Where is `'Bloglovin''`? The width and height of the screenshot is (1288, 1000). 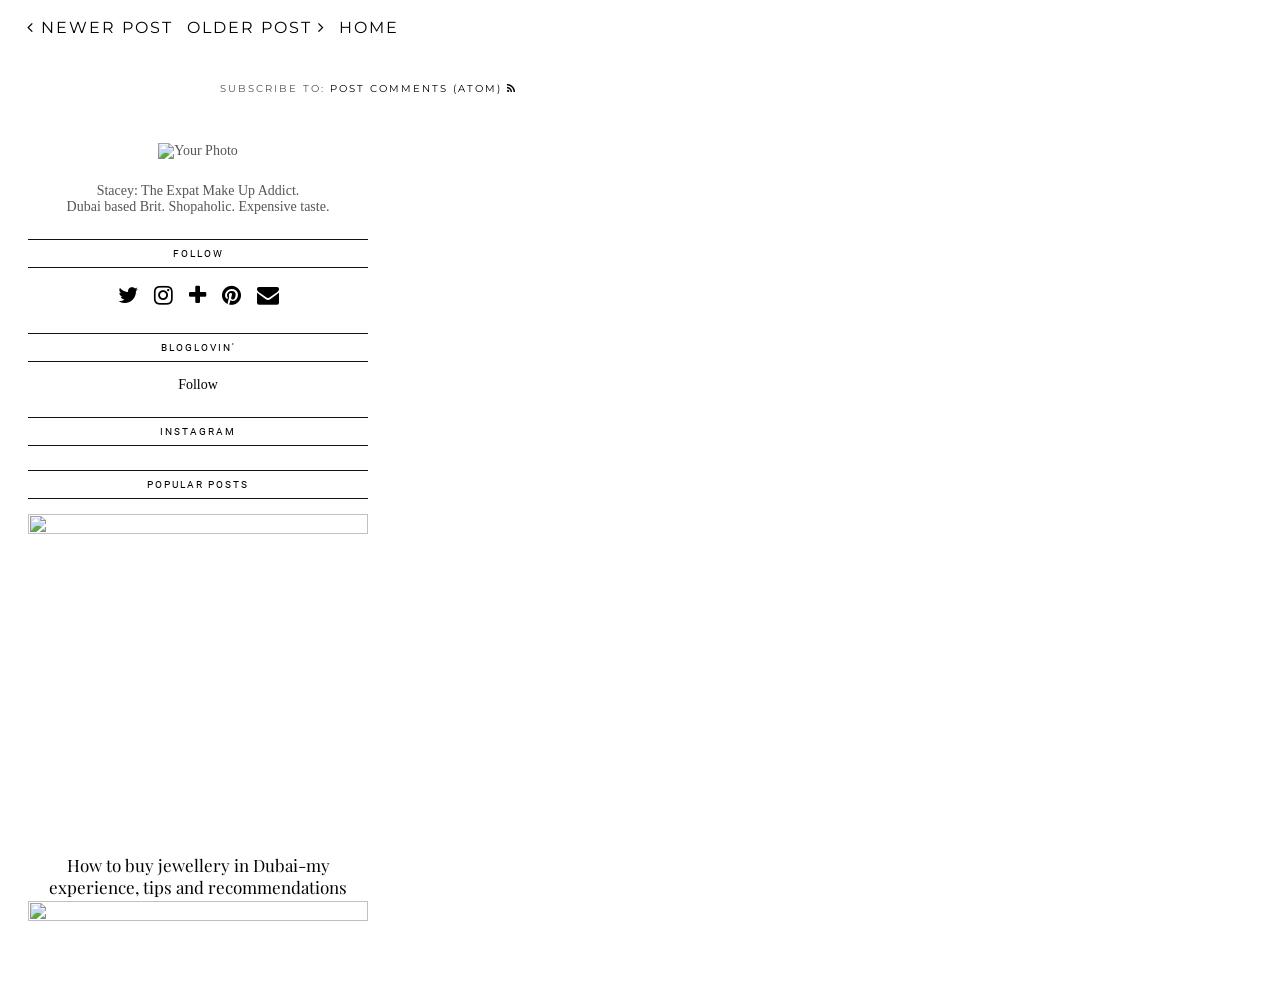 'Bloglovin'' is located at coordinates (197, 346).